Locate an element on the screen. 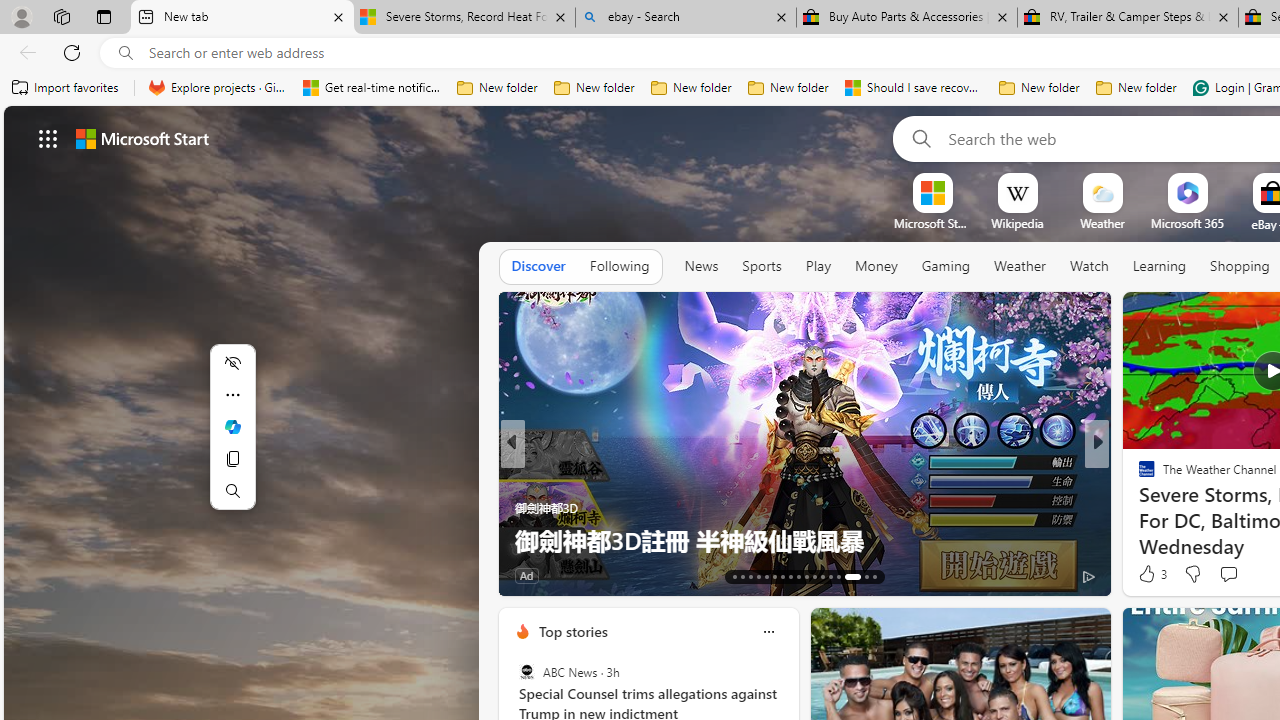  'New tab' is located at coordinates (241, 17).